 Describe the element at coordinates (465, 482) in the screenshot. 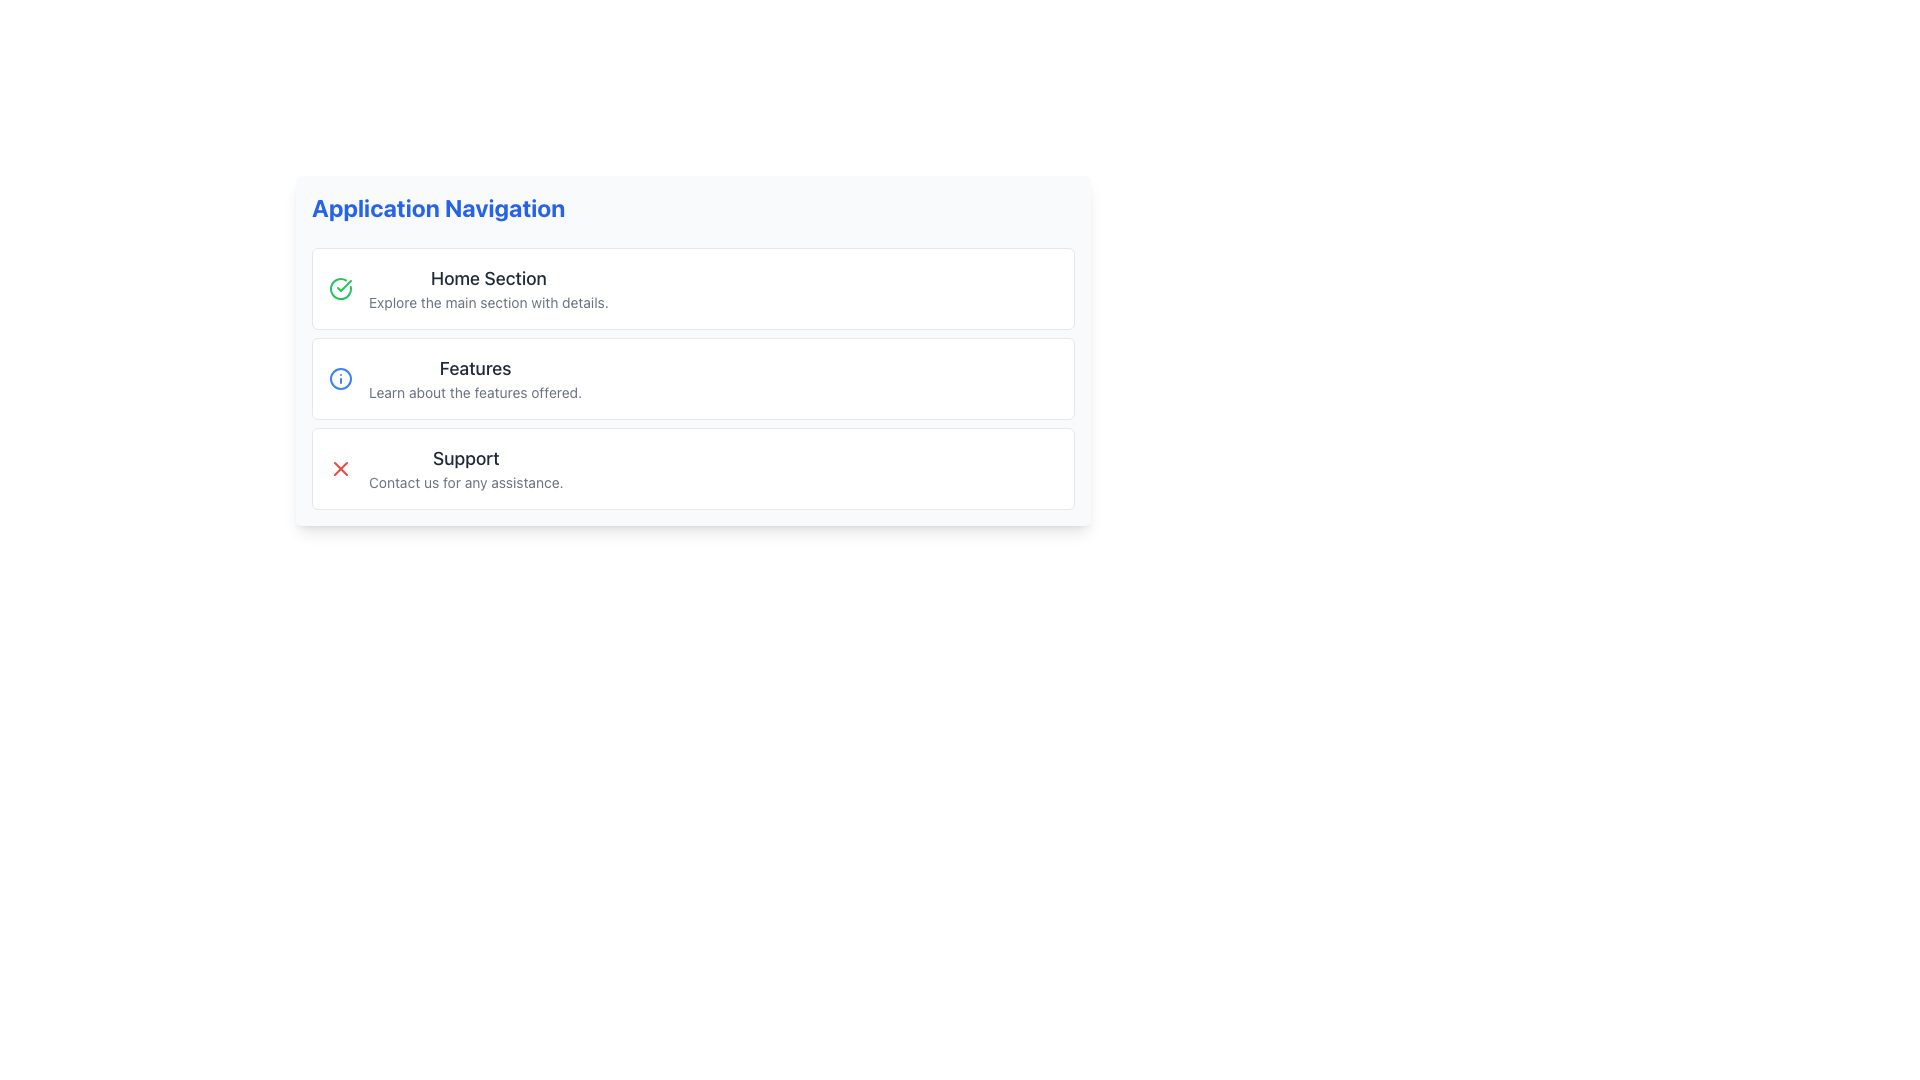

I see `the text label that reads 'Contact us for any assistance.' positioned below the 'Support' text` at that location.